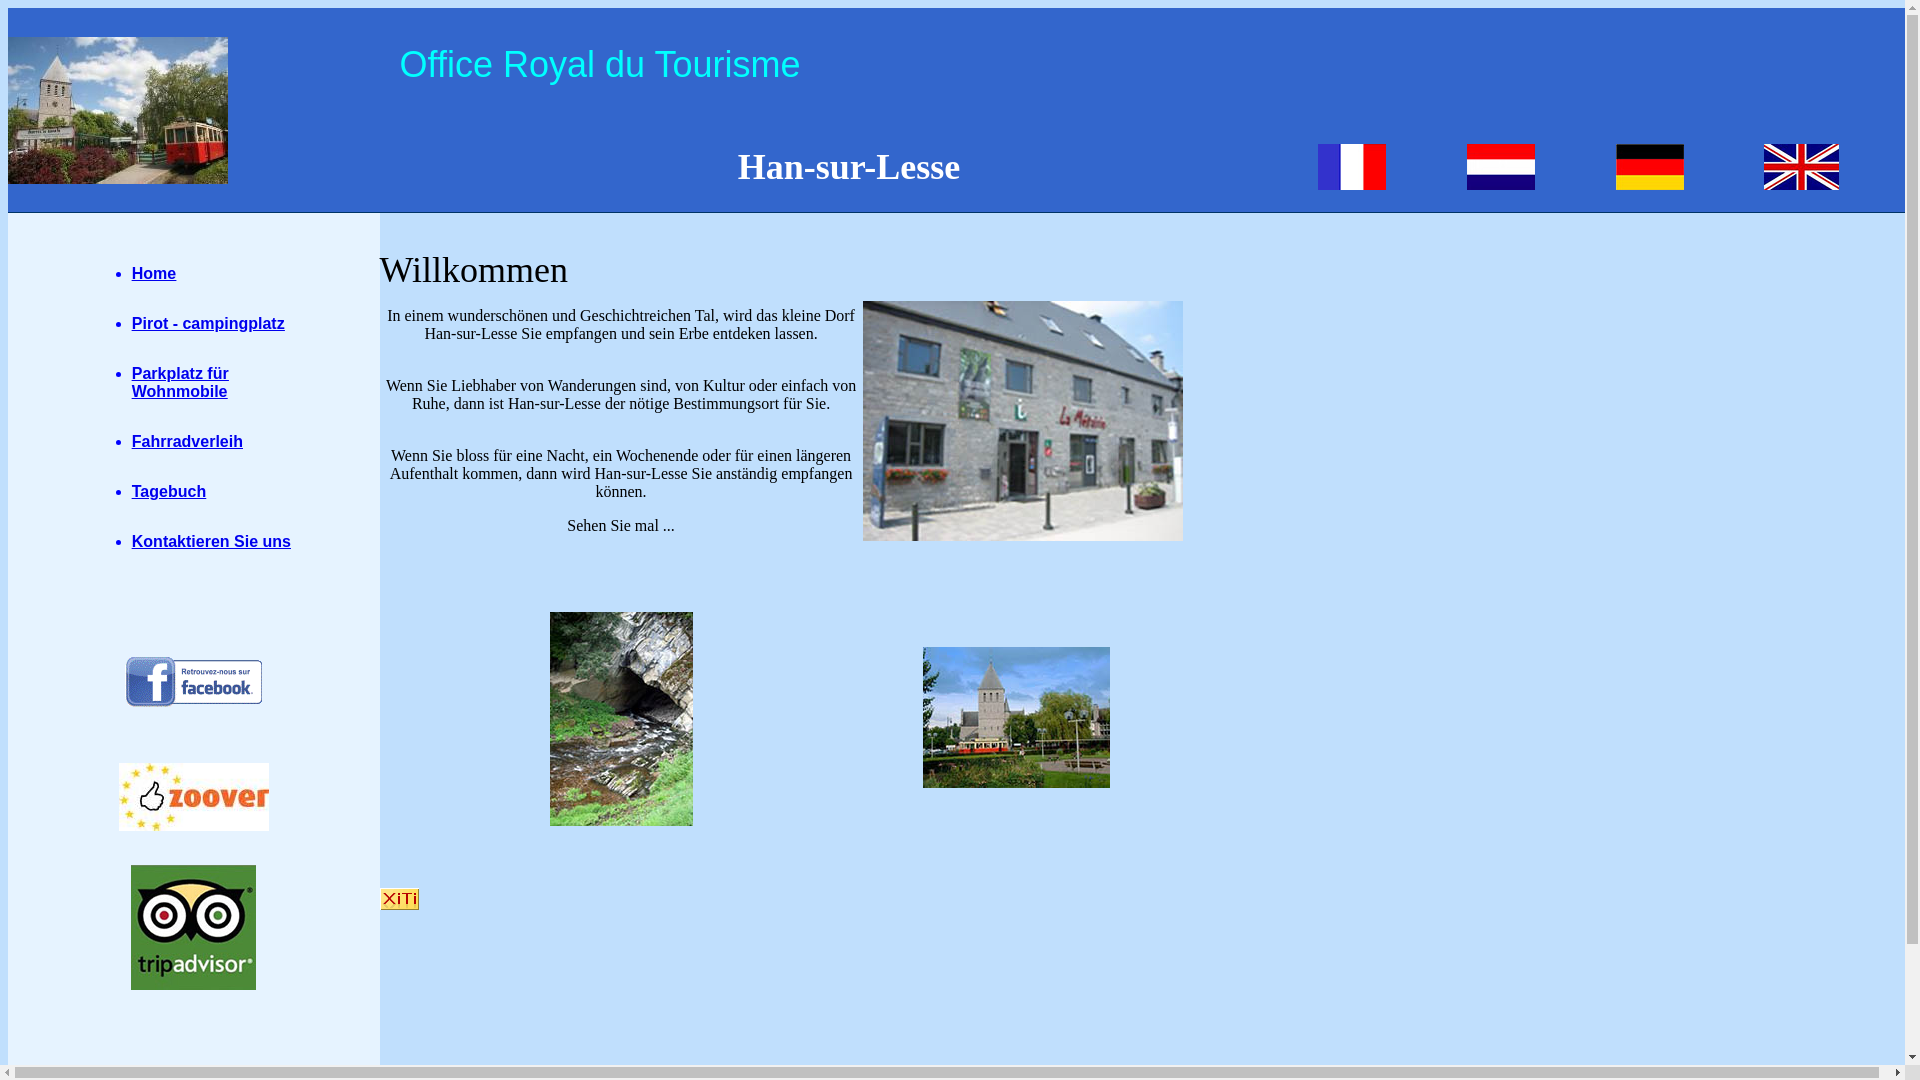 This screenshot has width=1920, height=1080. Describe the element at coordinates (379, 906) in the screenshot. I see `'WebAnalytics'` at that location.